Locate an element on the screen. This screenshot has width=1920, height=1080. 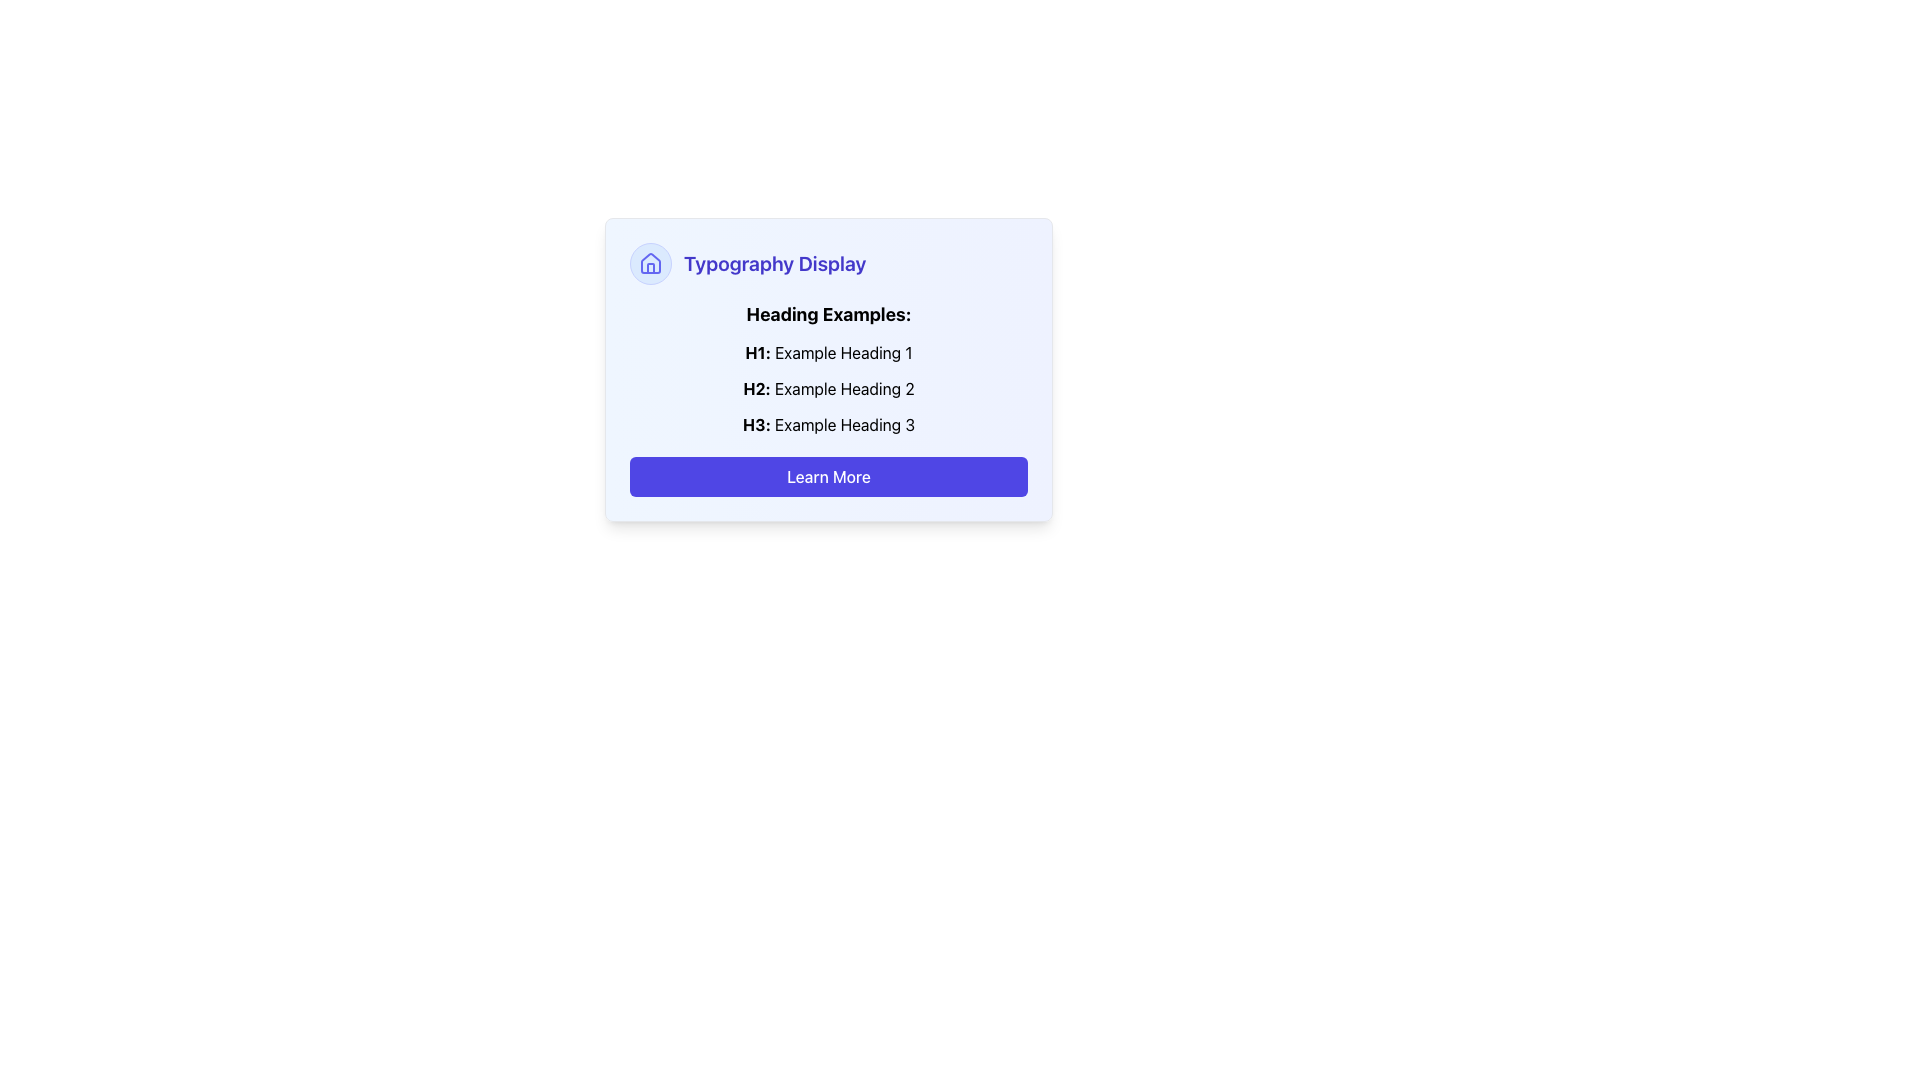
the Static text element that serves as a label for the heading 'H1: Example Heading 1' in the 'Typography Display' section is located at coordinates (757, 352).